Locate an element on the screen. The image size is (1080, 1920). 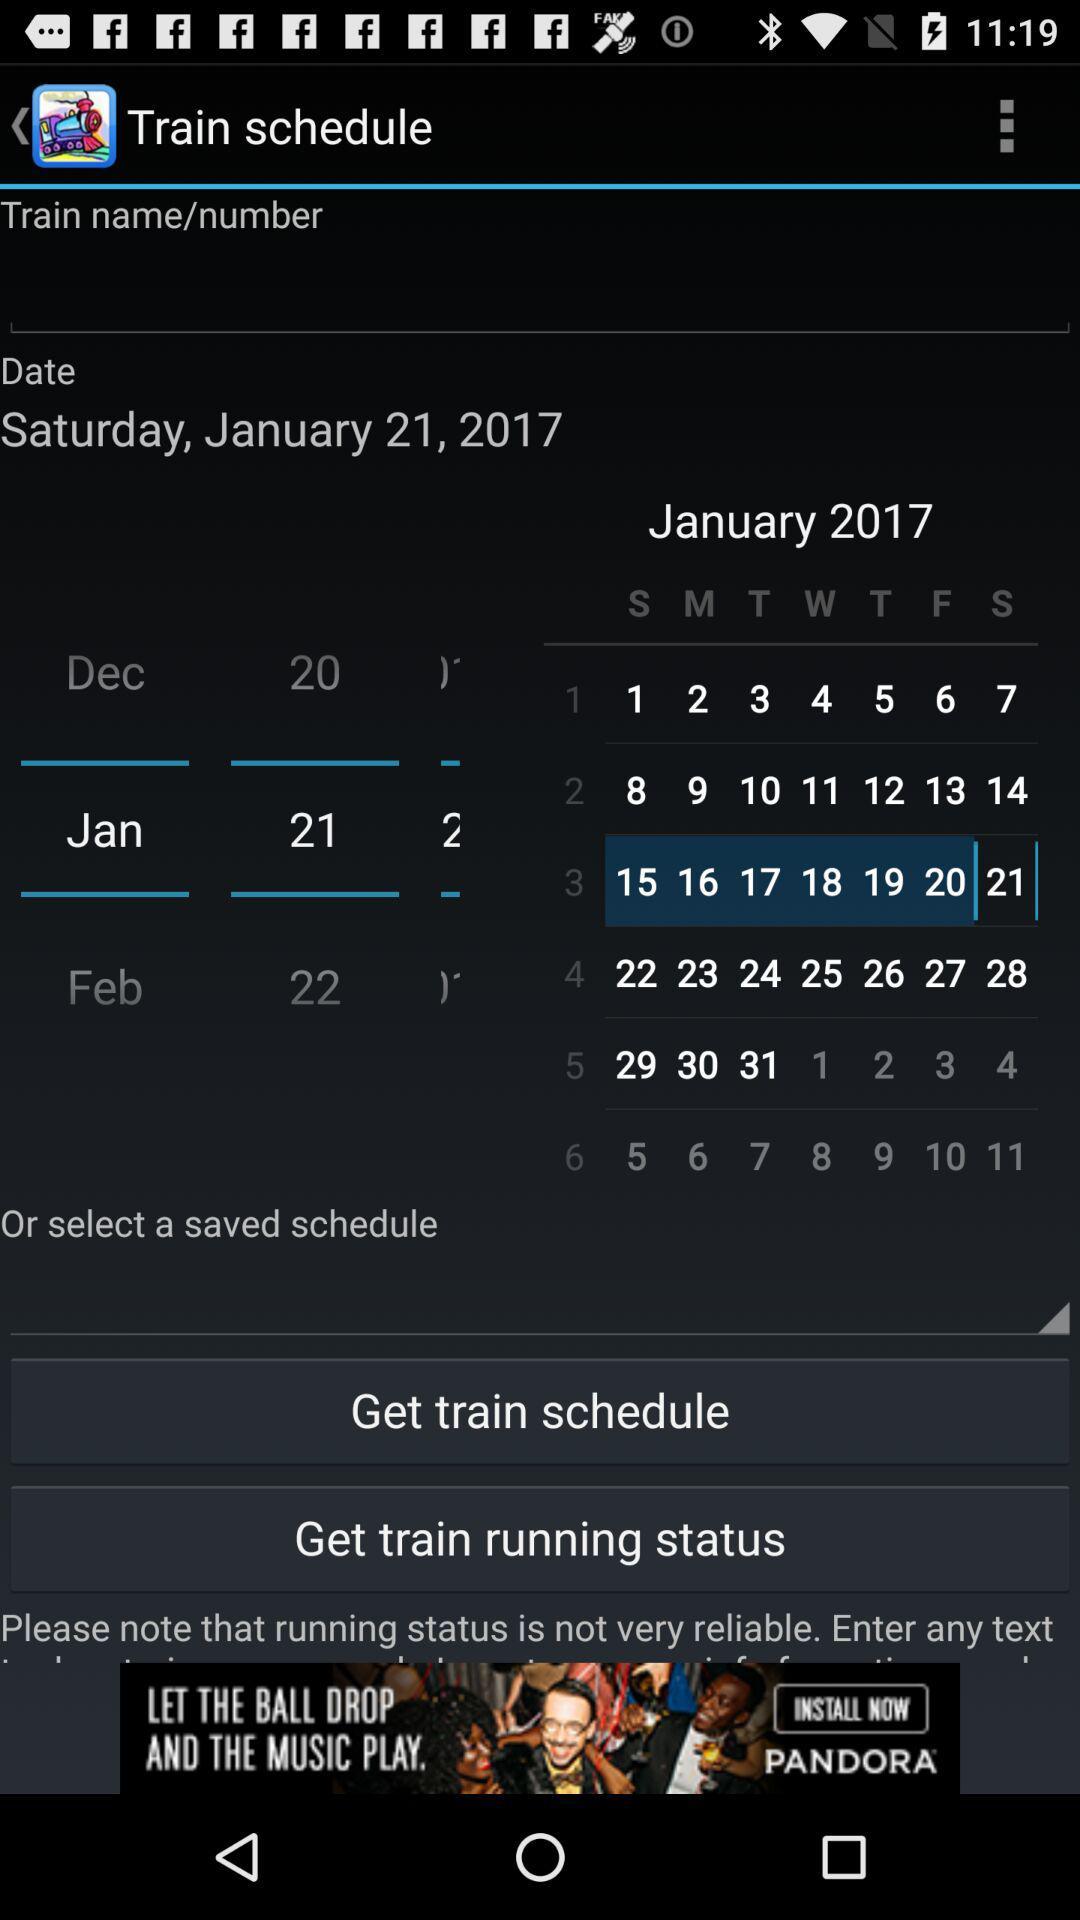
input train name or identifier number is located at coordinates (540, 290).